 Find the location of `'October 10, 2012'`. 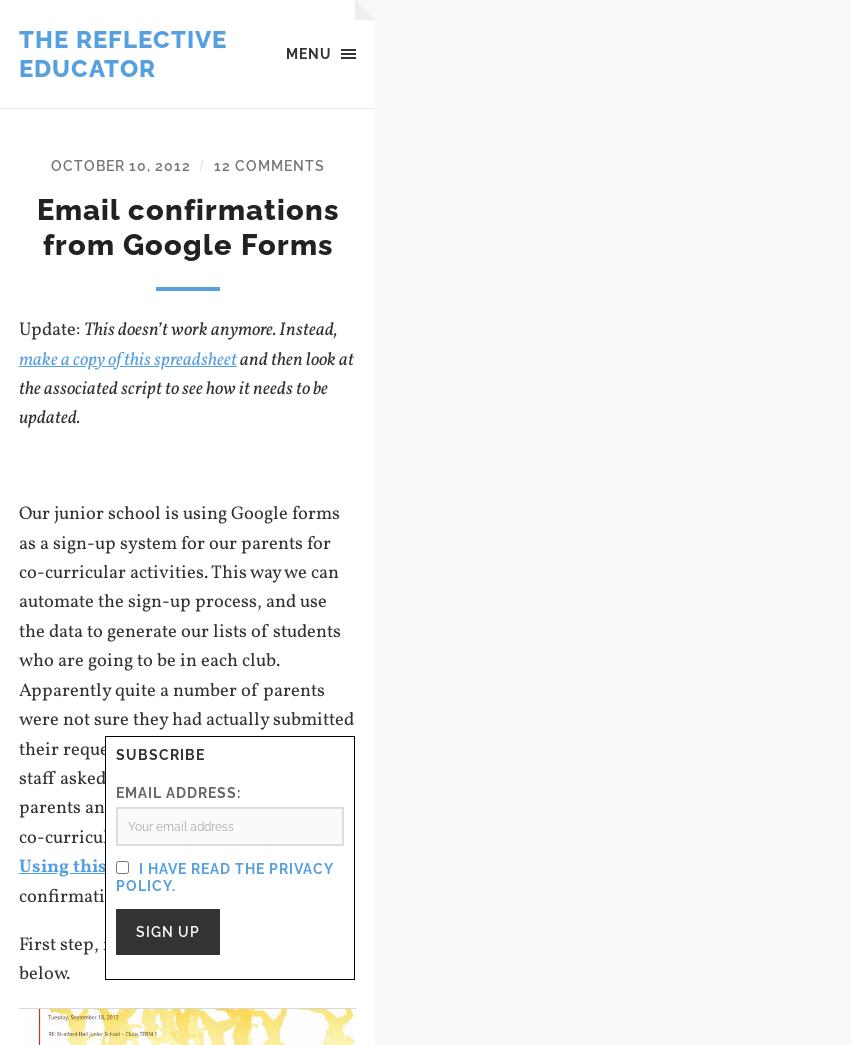

'October 10, 2012' is located at coordinates (119, 164).